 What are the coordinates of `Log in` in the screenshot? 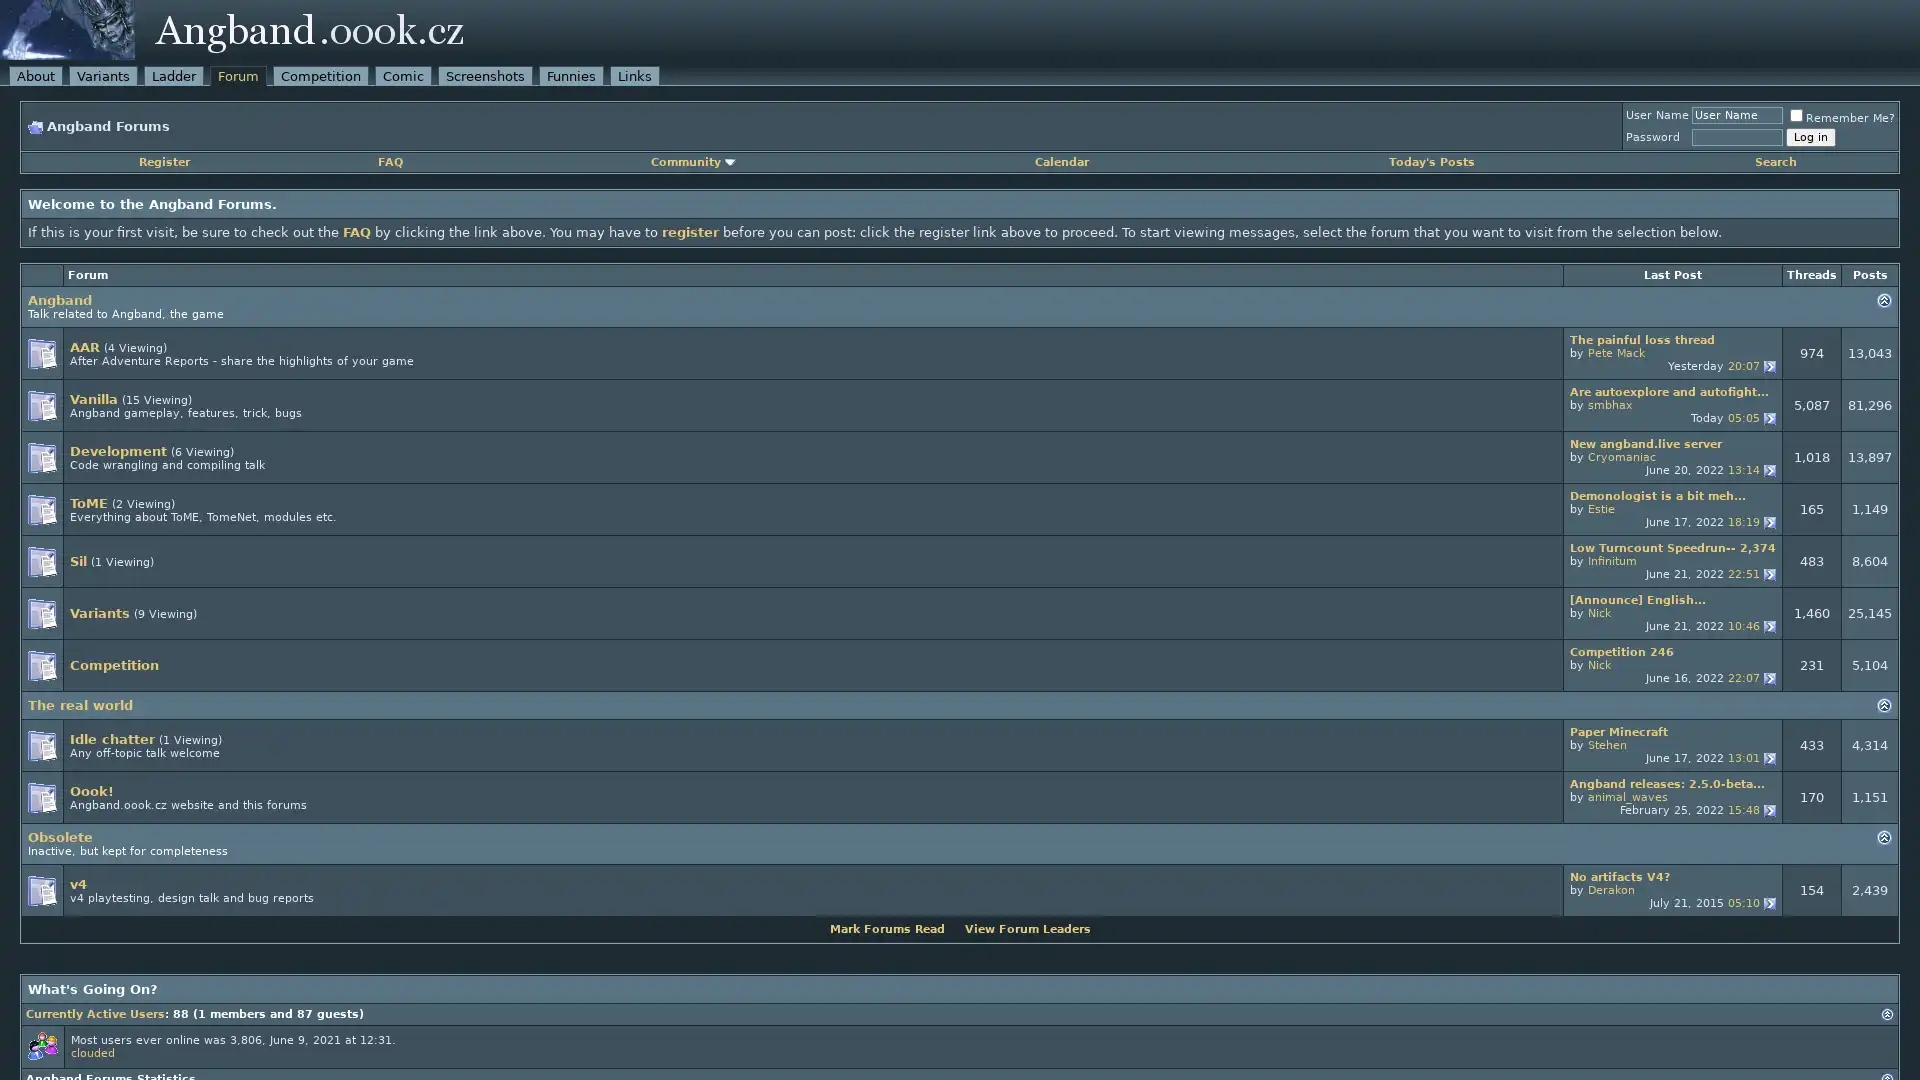 It's located at (1810, 136).